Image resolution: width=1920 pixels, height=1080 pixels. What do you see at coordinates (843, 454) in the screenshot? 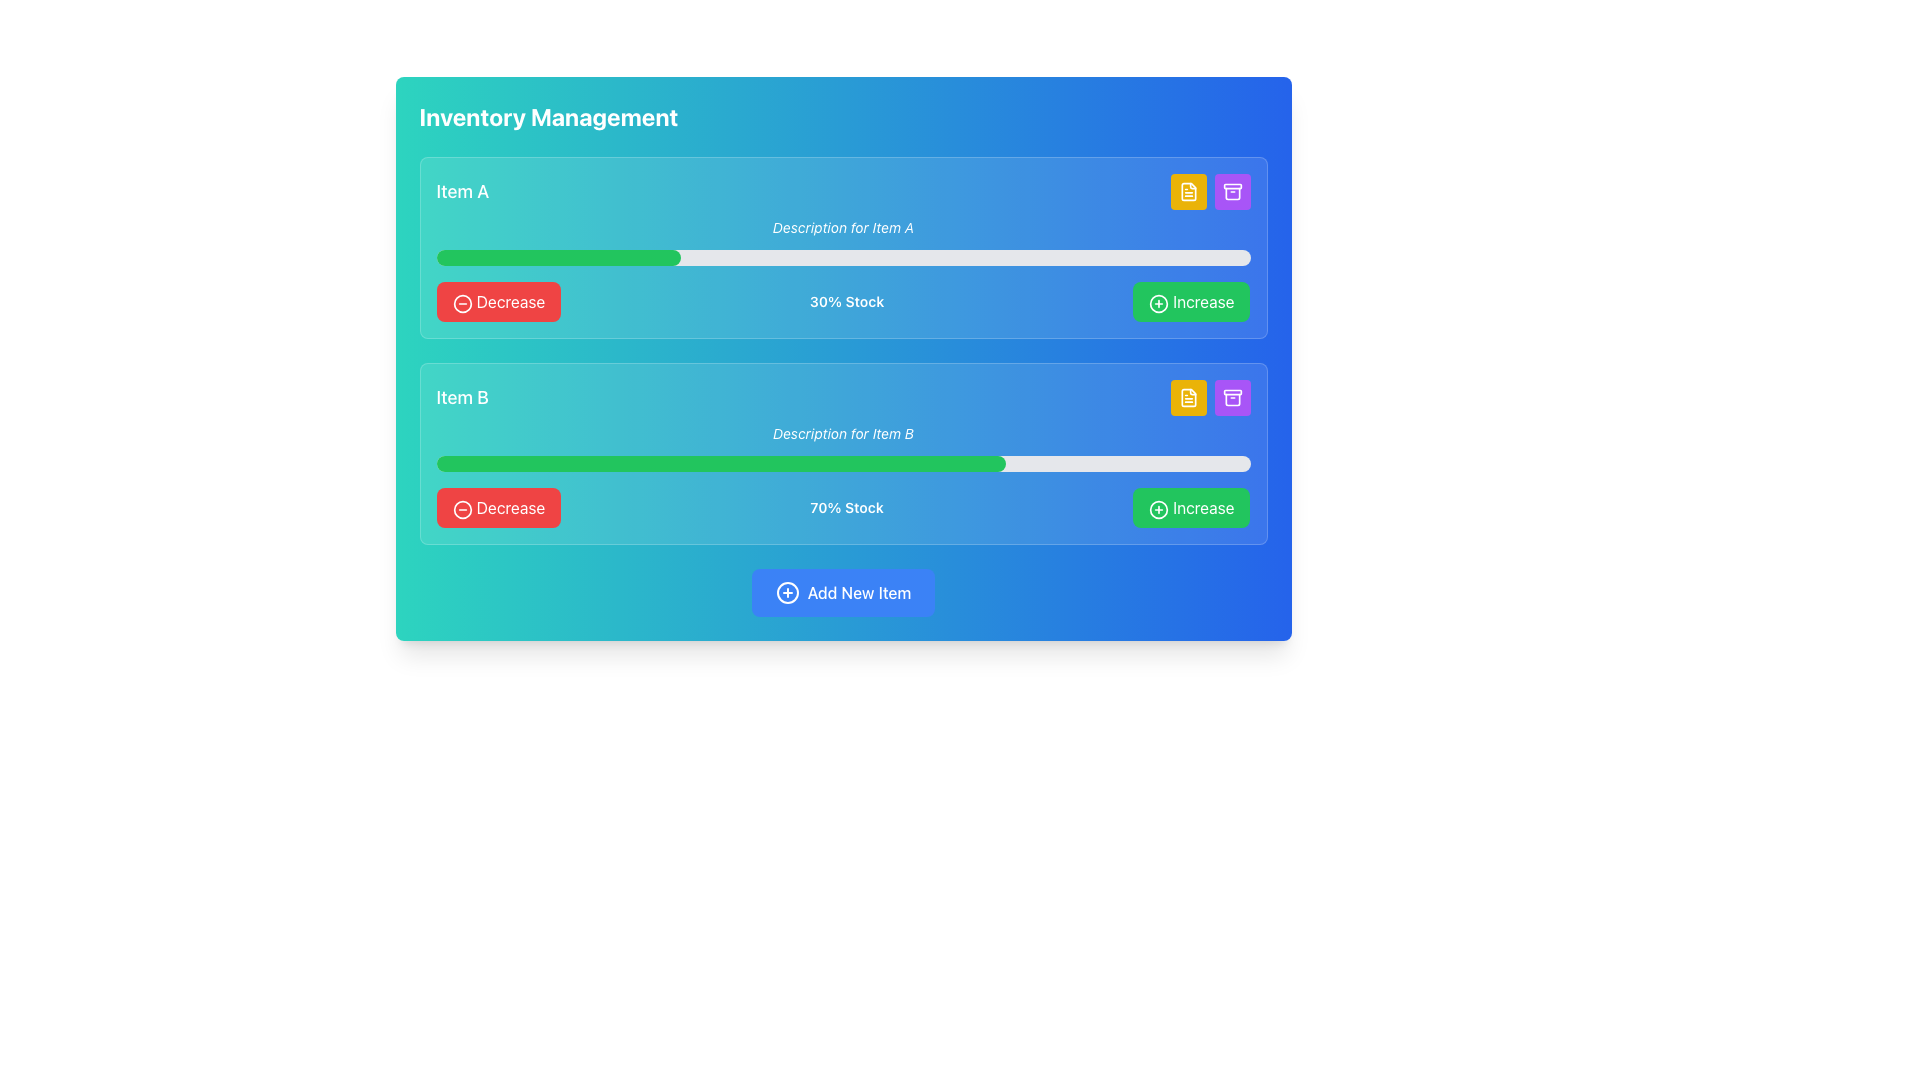
I see `the card displaying information about 'Item B', which is positioned below the card for 'Item A' in the interface` at bounding box center [843, 454].